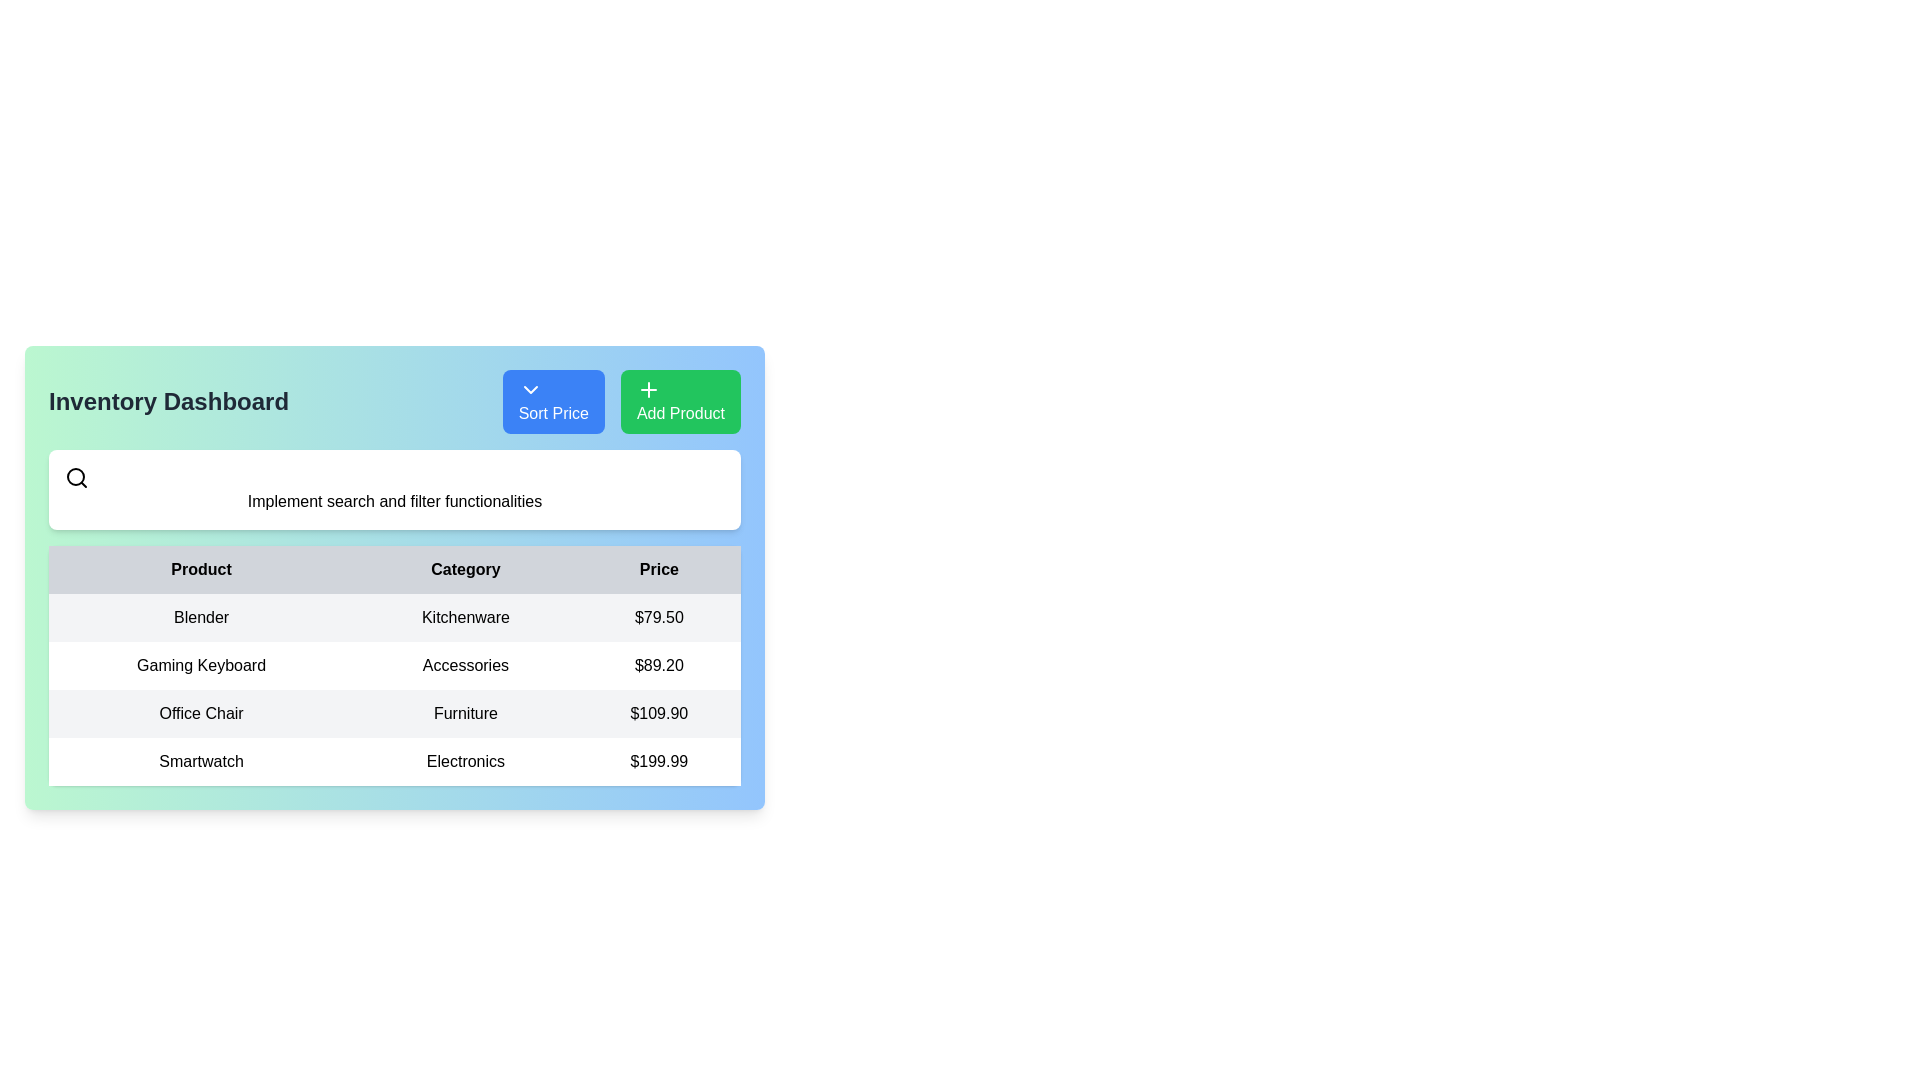 Image resolution: width=1920 pixels, height=1080 pixels. Describe the element at coordinates (648, 389) in the screenshot. I see `the addition icon located in the top-right corner of the 'Add Product' button` at that location.